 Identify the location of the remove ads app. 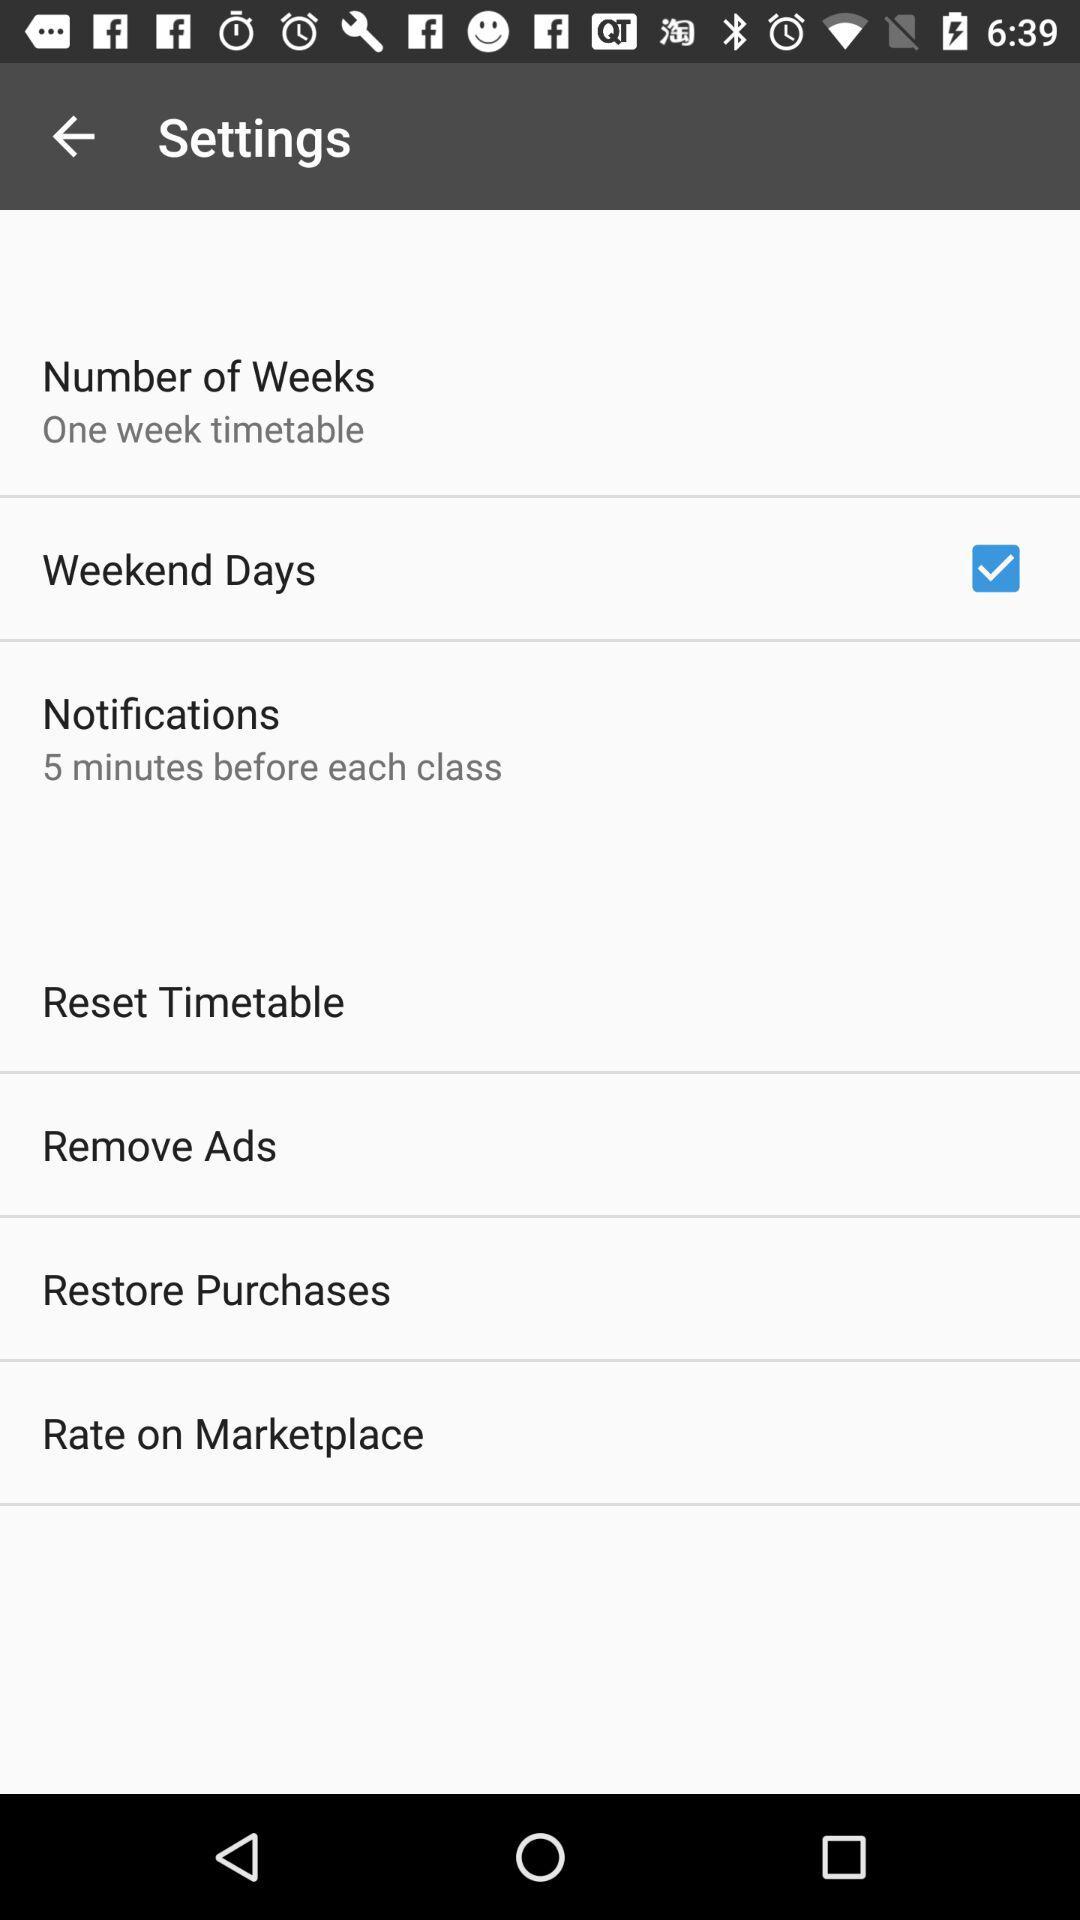
(158, 1144).